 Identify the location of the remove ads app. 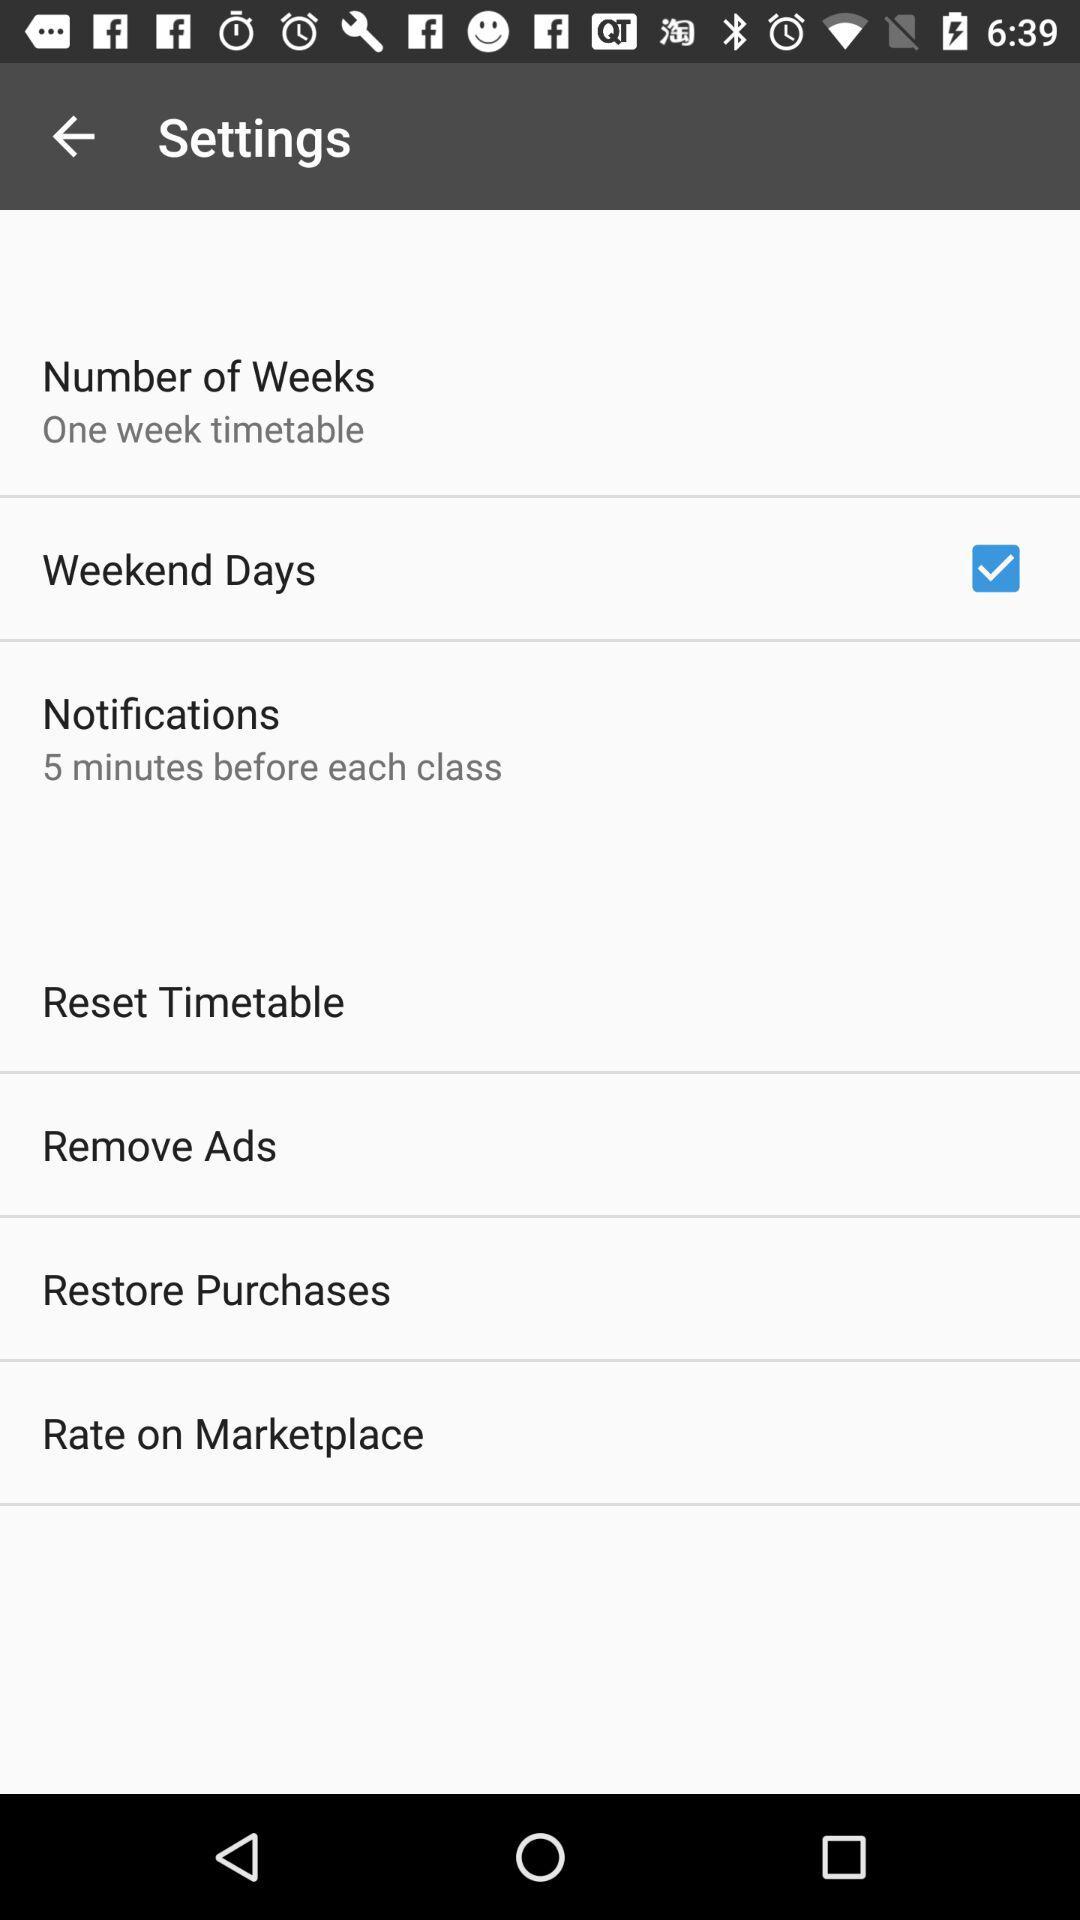
(158, 1144).